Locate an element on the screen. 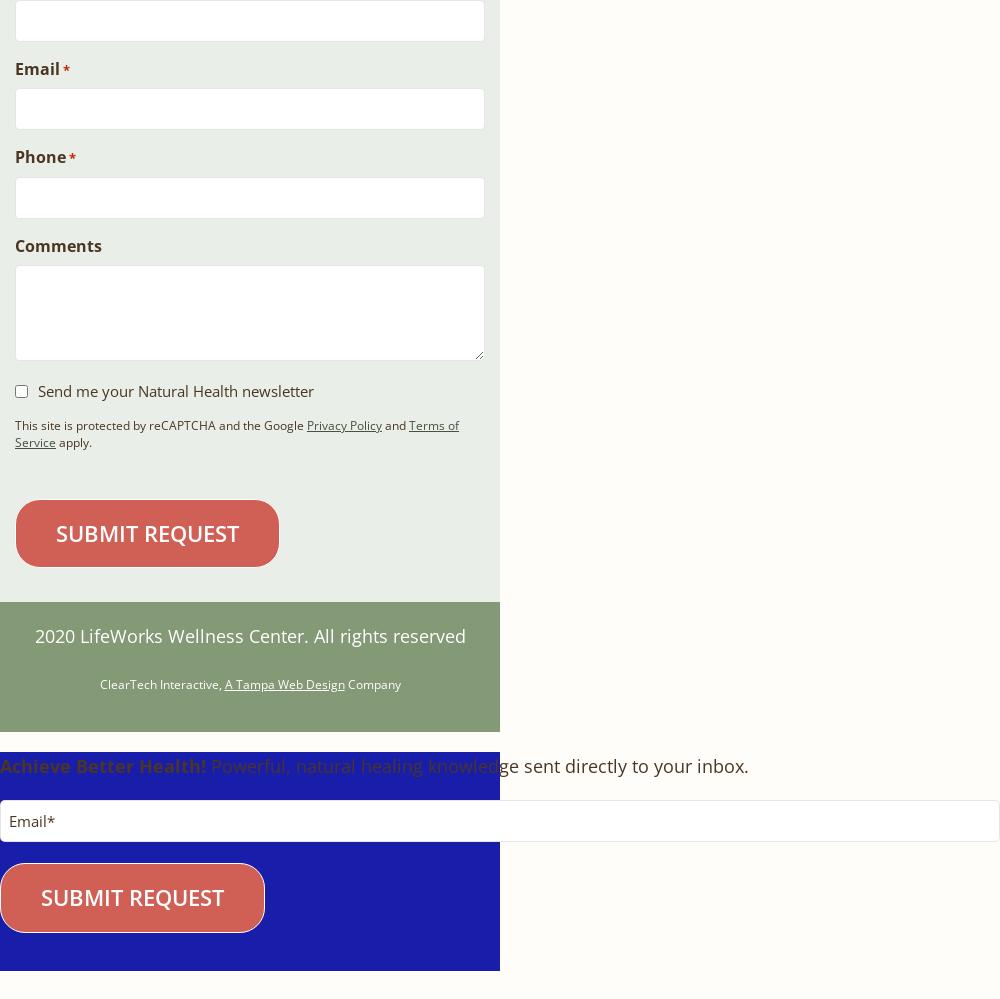  'Email' is located at coordinates (37, 67).